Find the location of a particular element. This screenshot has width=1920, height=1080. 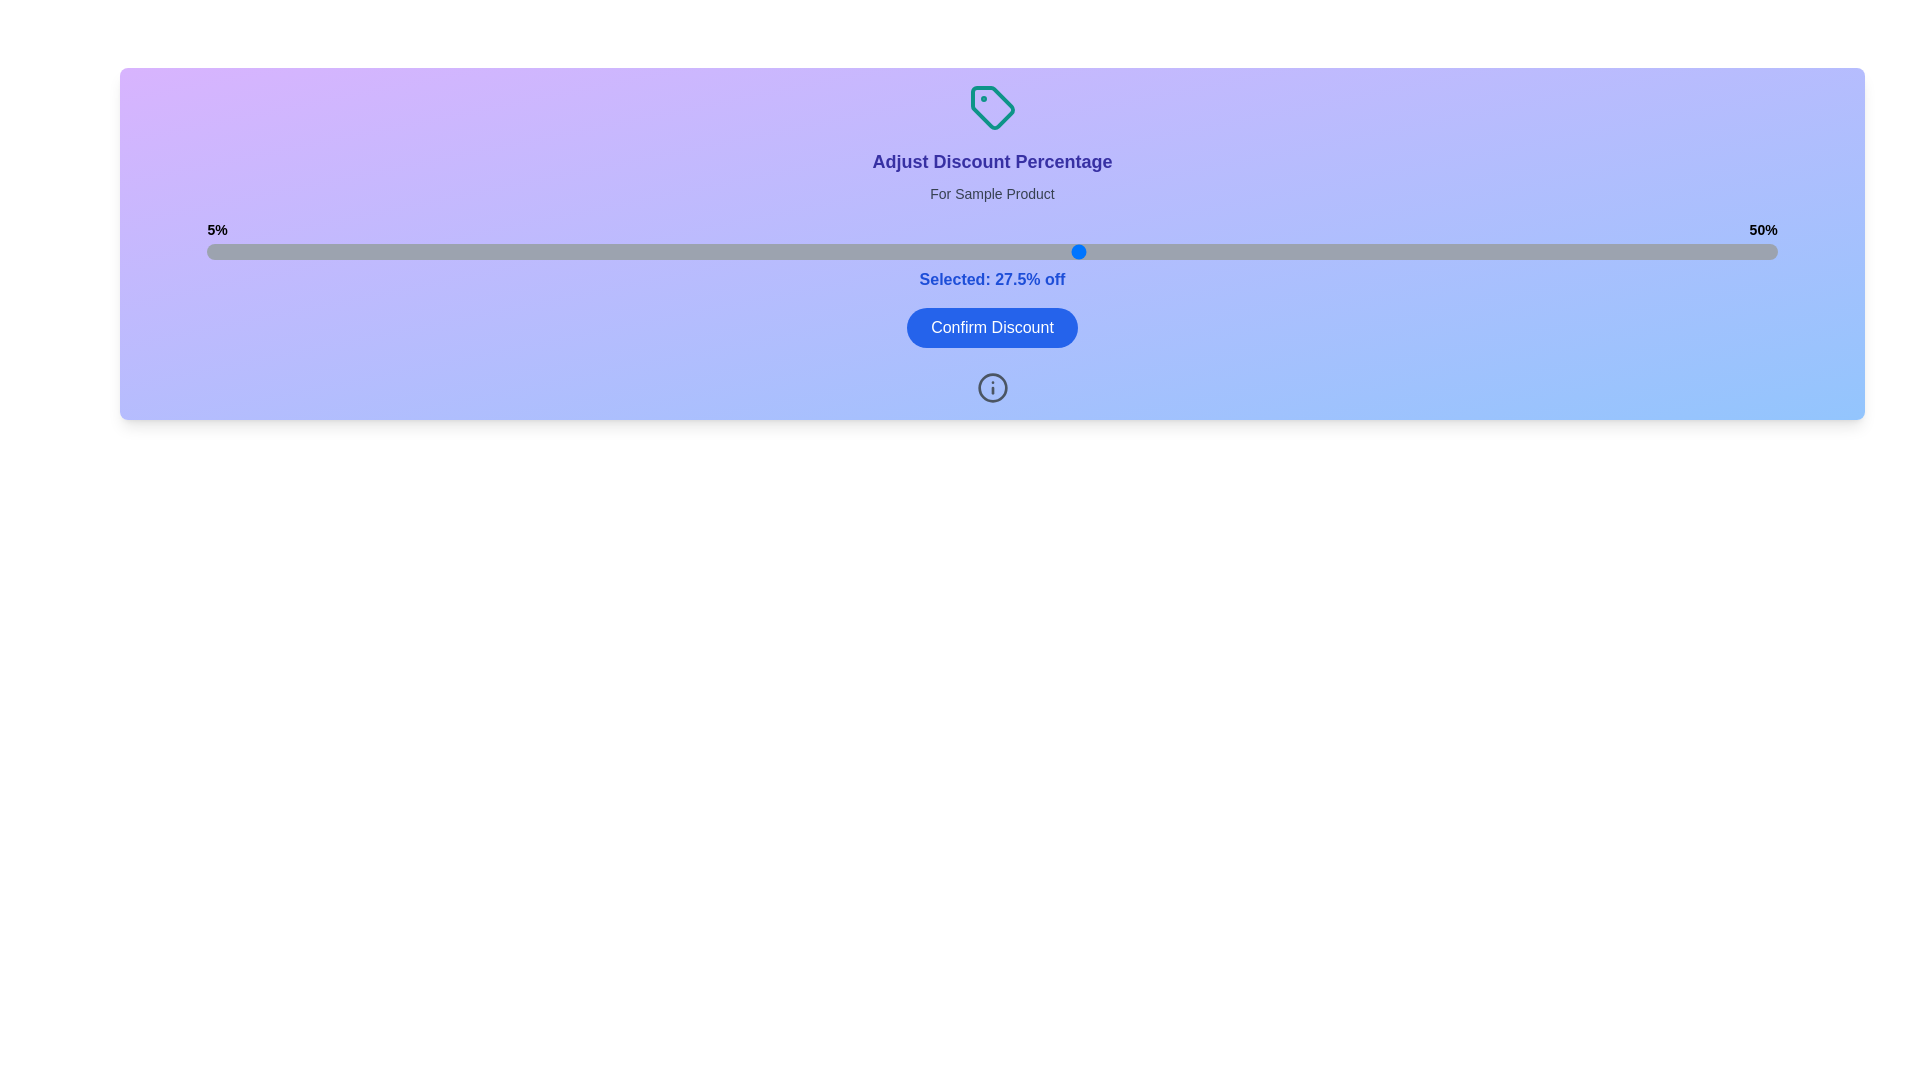

the discount percentage is located at coordinates (1184, 250).